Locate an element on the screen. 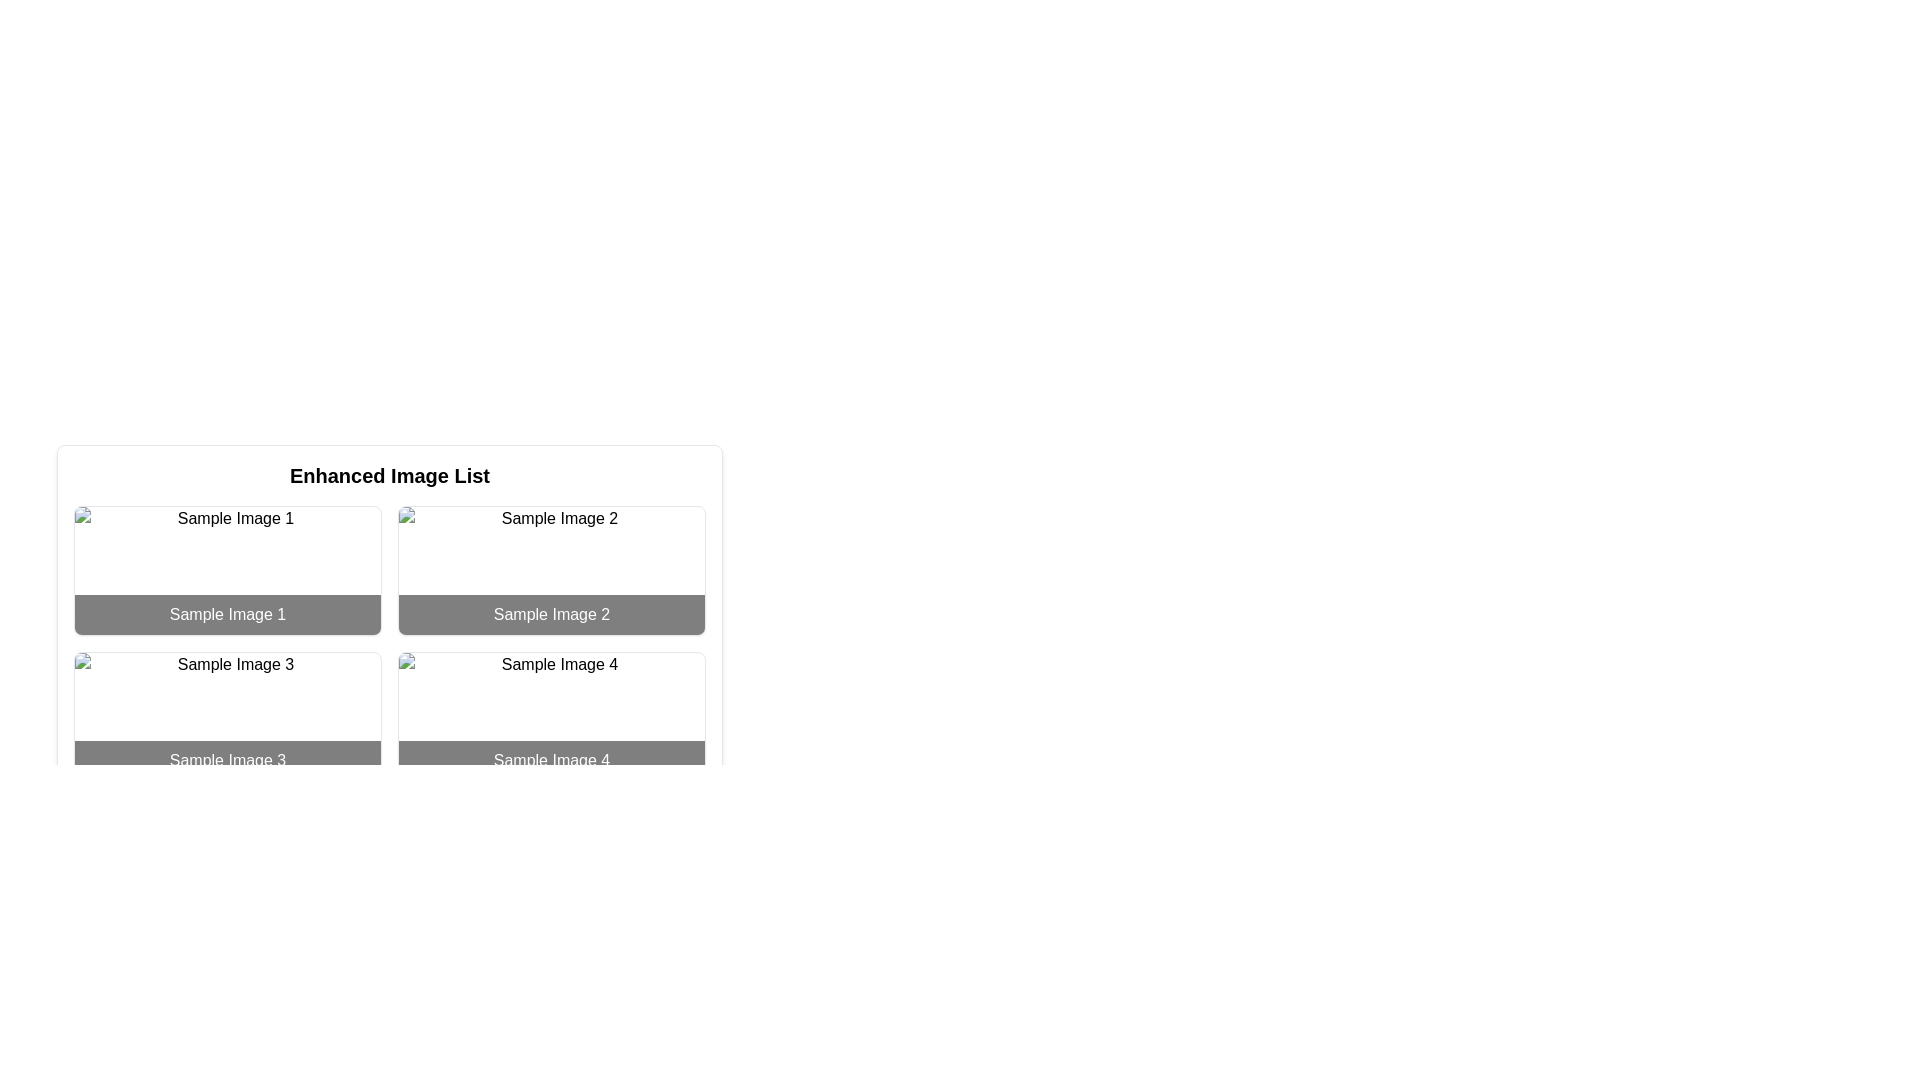 The image size is (1920, 1080). label or caption section located at the bottom of the second image card labeled 'Sample Image 2' in the top row of the grid layout is located at coordinates (552, 613).